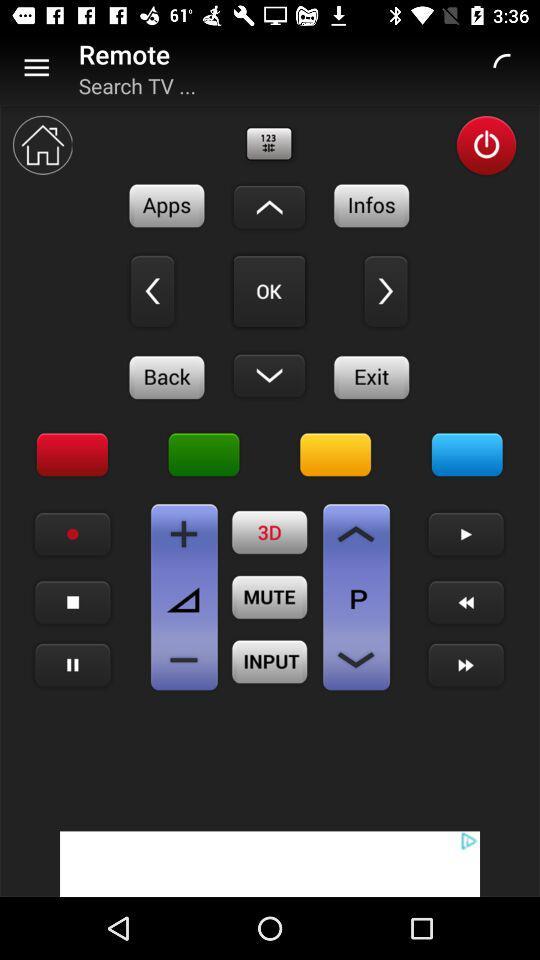 The height and width of the screenshot is (960, 540). I want to click on the home icon, so click(42, 144).